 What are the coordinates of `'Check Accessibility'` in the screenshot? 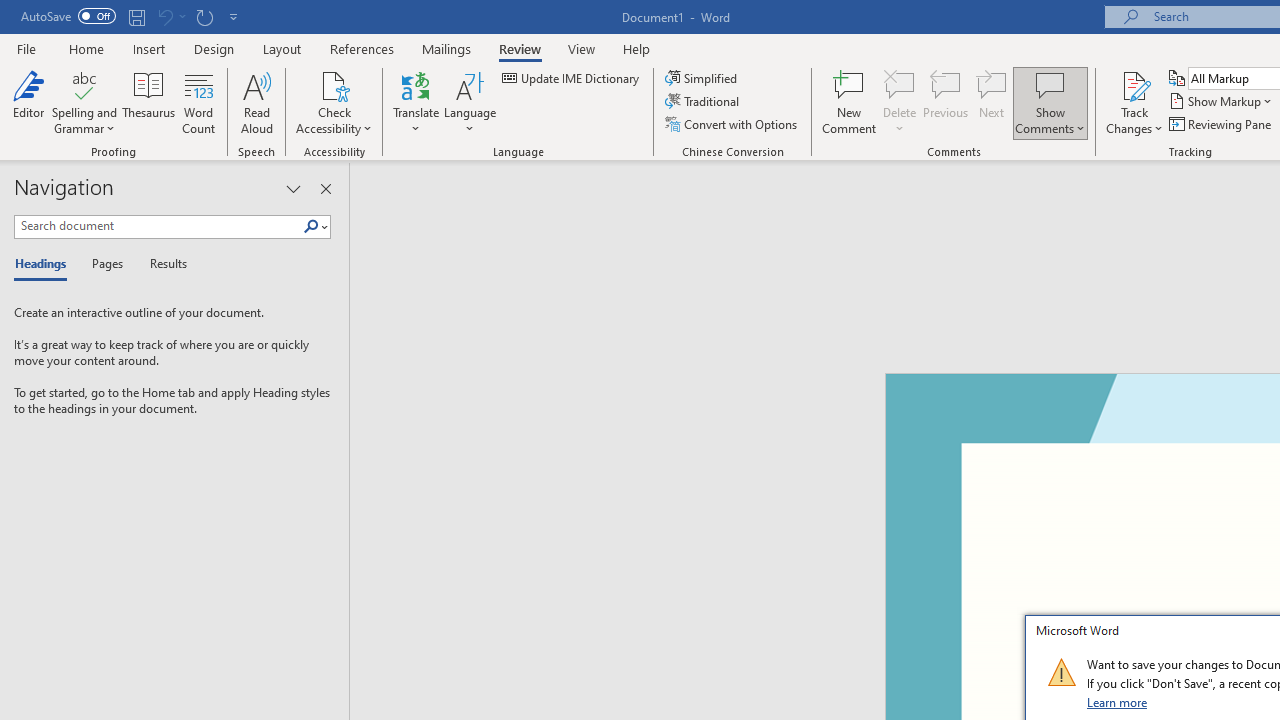 It's located at (334, 84).